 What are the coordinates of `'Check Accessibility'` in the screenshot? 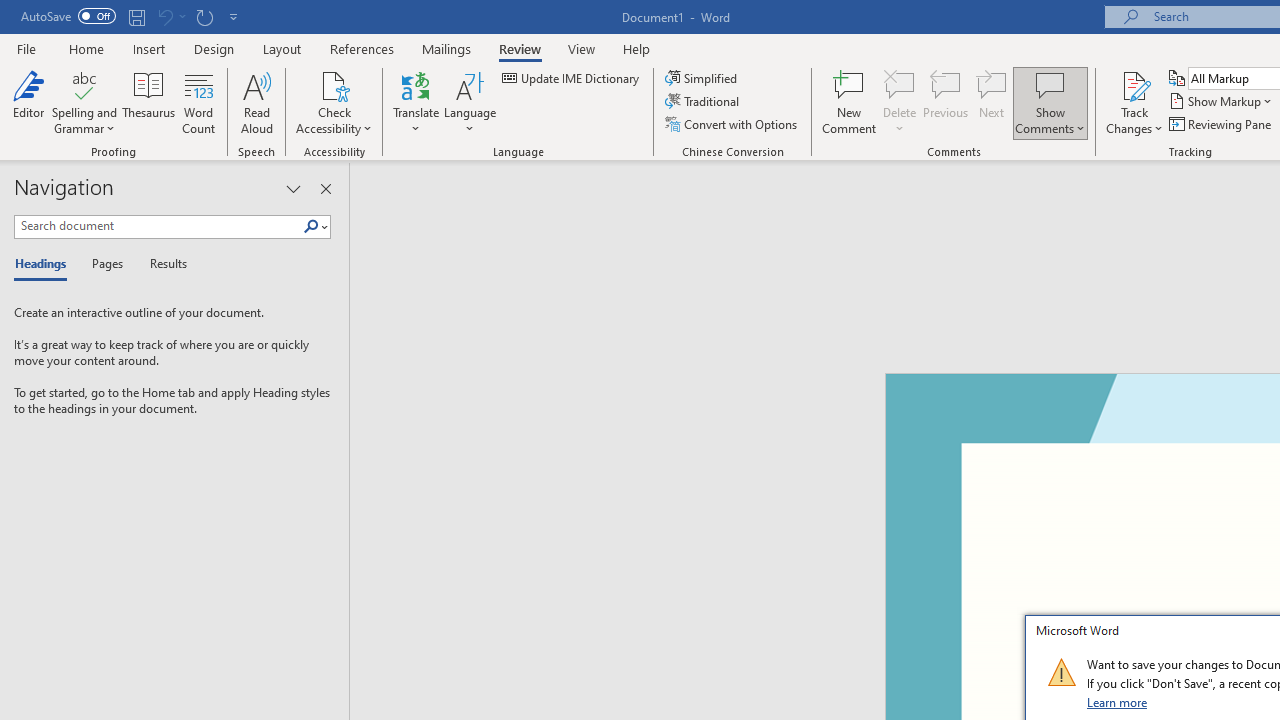 It's located at (334, 84).